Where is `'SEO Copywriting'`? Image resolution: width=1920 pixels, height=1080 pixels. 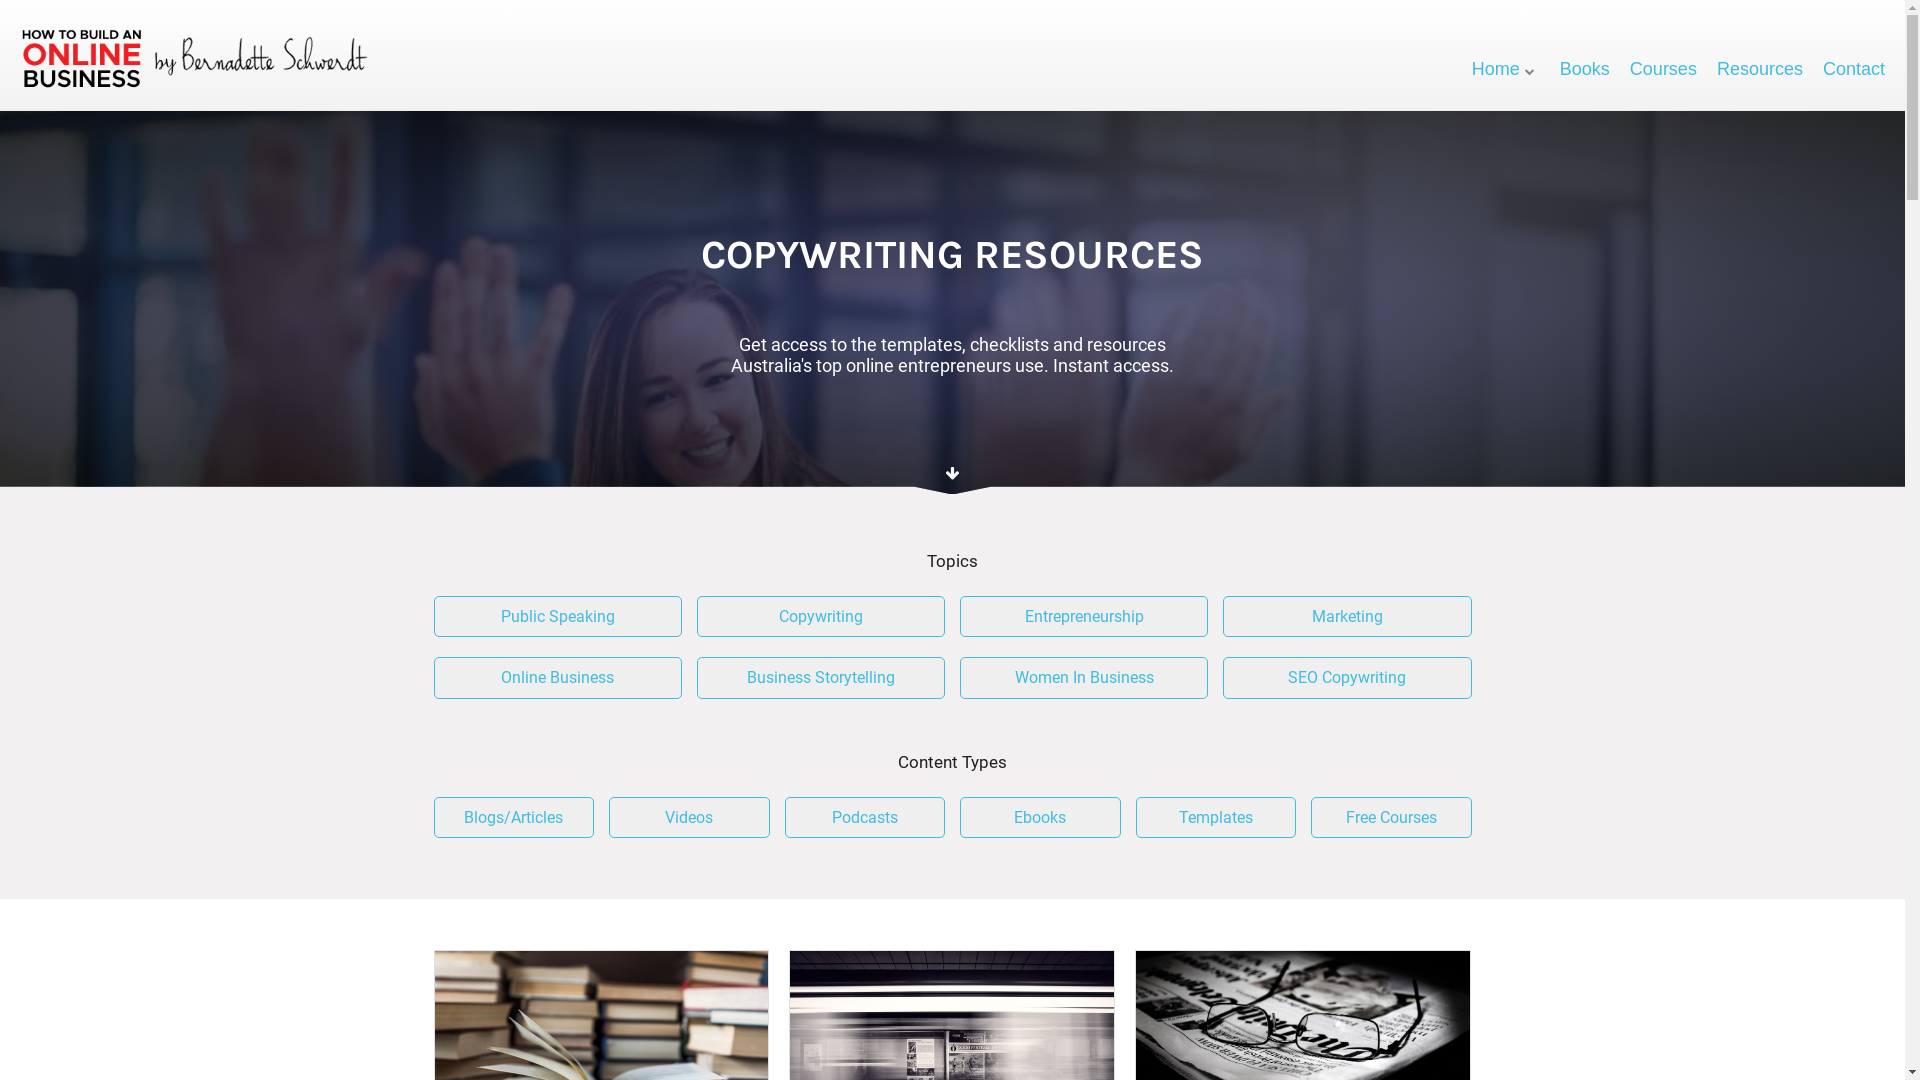
'SEO Copywriting' is located at coordinates (1222, 677).